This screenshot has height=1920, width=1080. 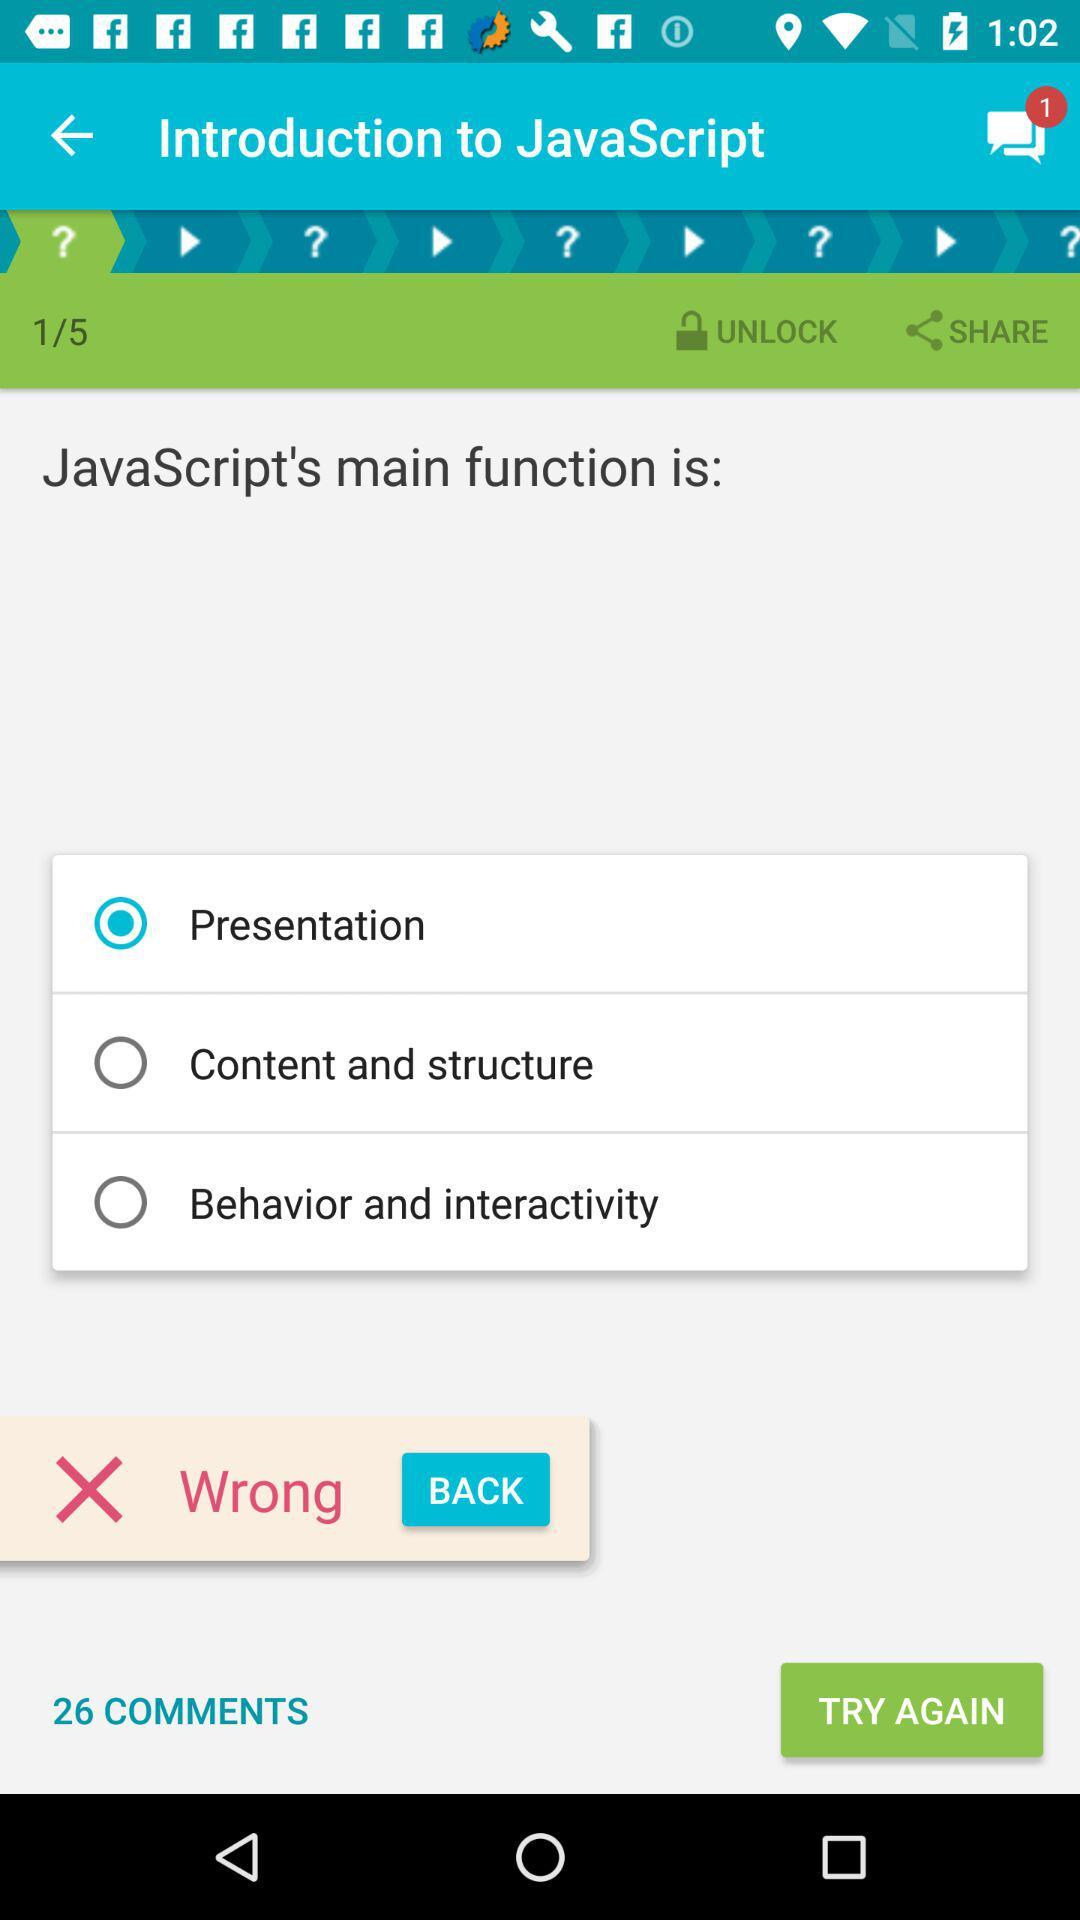 I want to click on the icon to the left of introduction to javascript, so click(x=72, y=135).